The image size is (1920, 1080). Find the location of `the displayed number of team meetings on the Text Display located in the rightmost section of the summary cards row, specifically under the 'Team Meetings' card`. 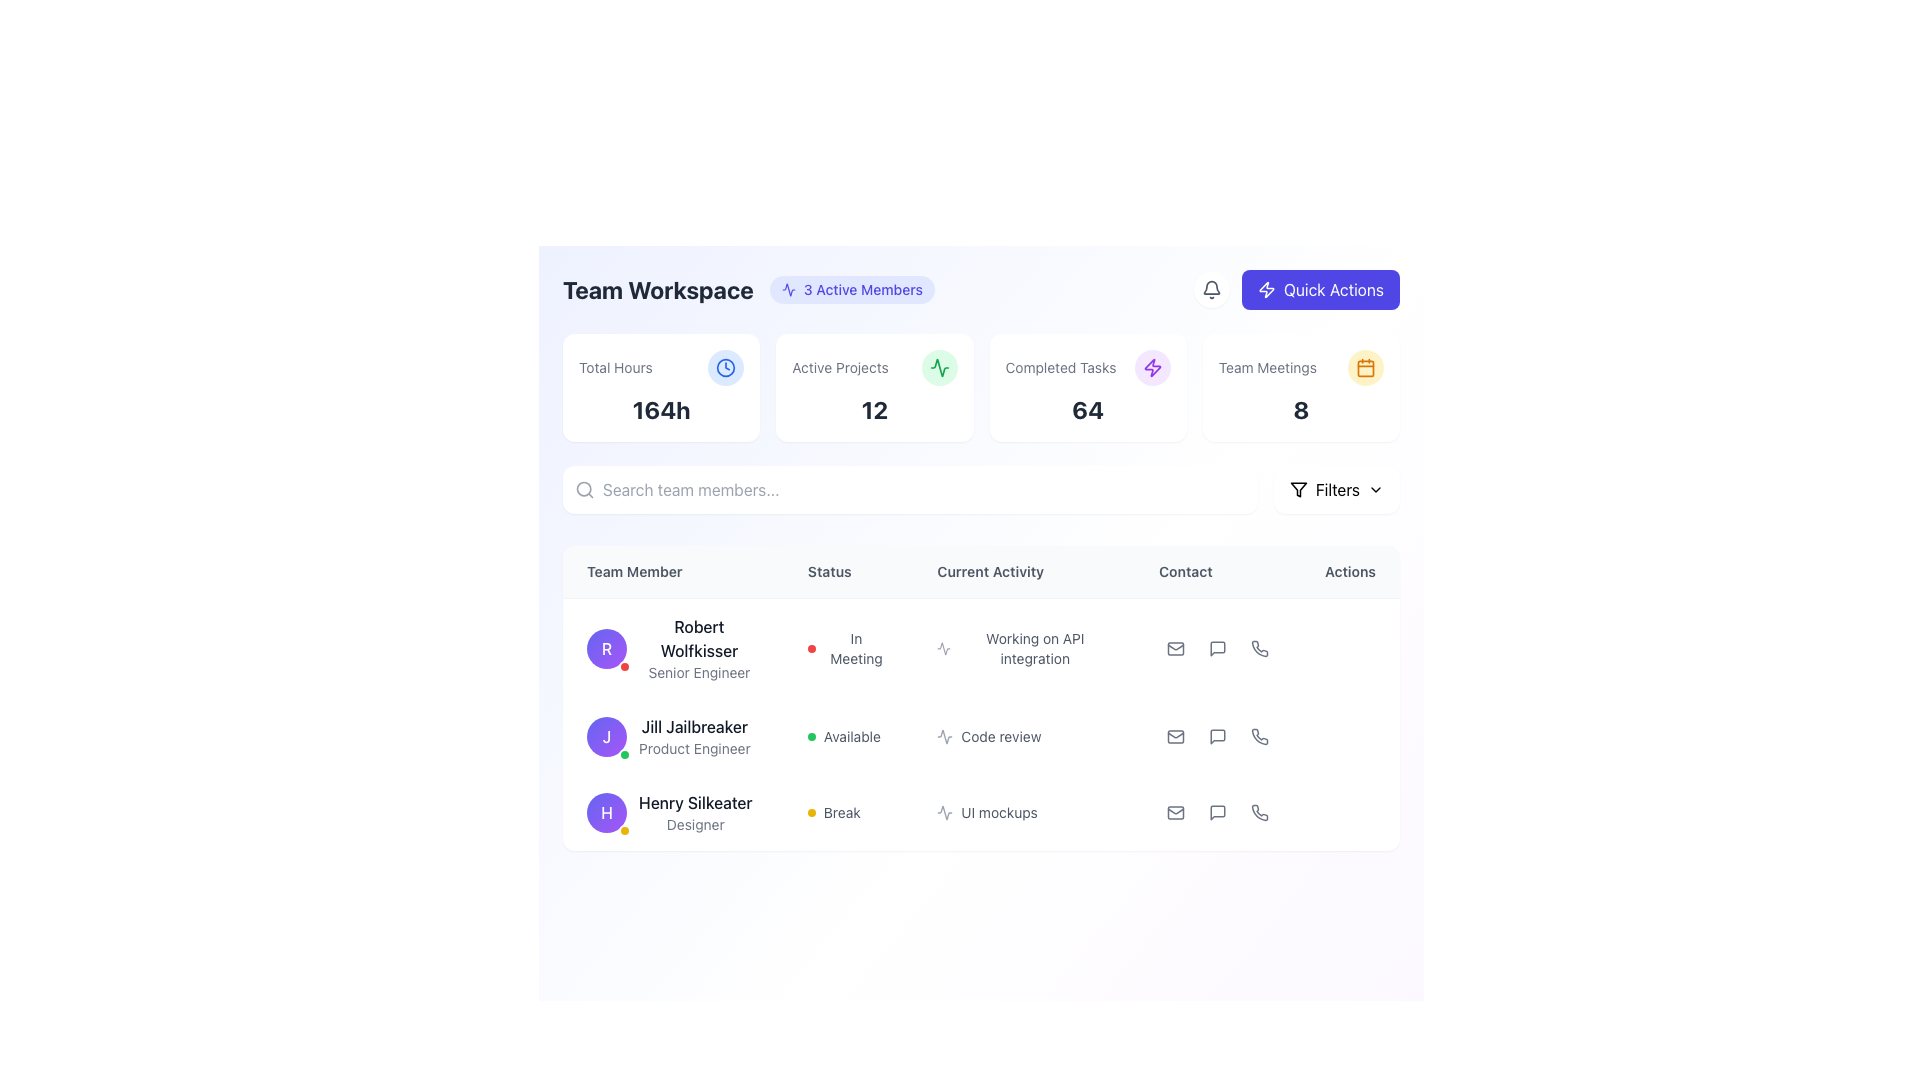

the displayed number of team meetings on the Text Display located in the rightmost section of the summary cards row, specifically under the 'Team Meetings' card is located at coordinates (1301, 408).